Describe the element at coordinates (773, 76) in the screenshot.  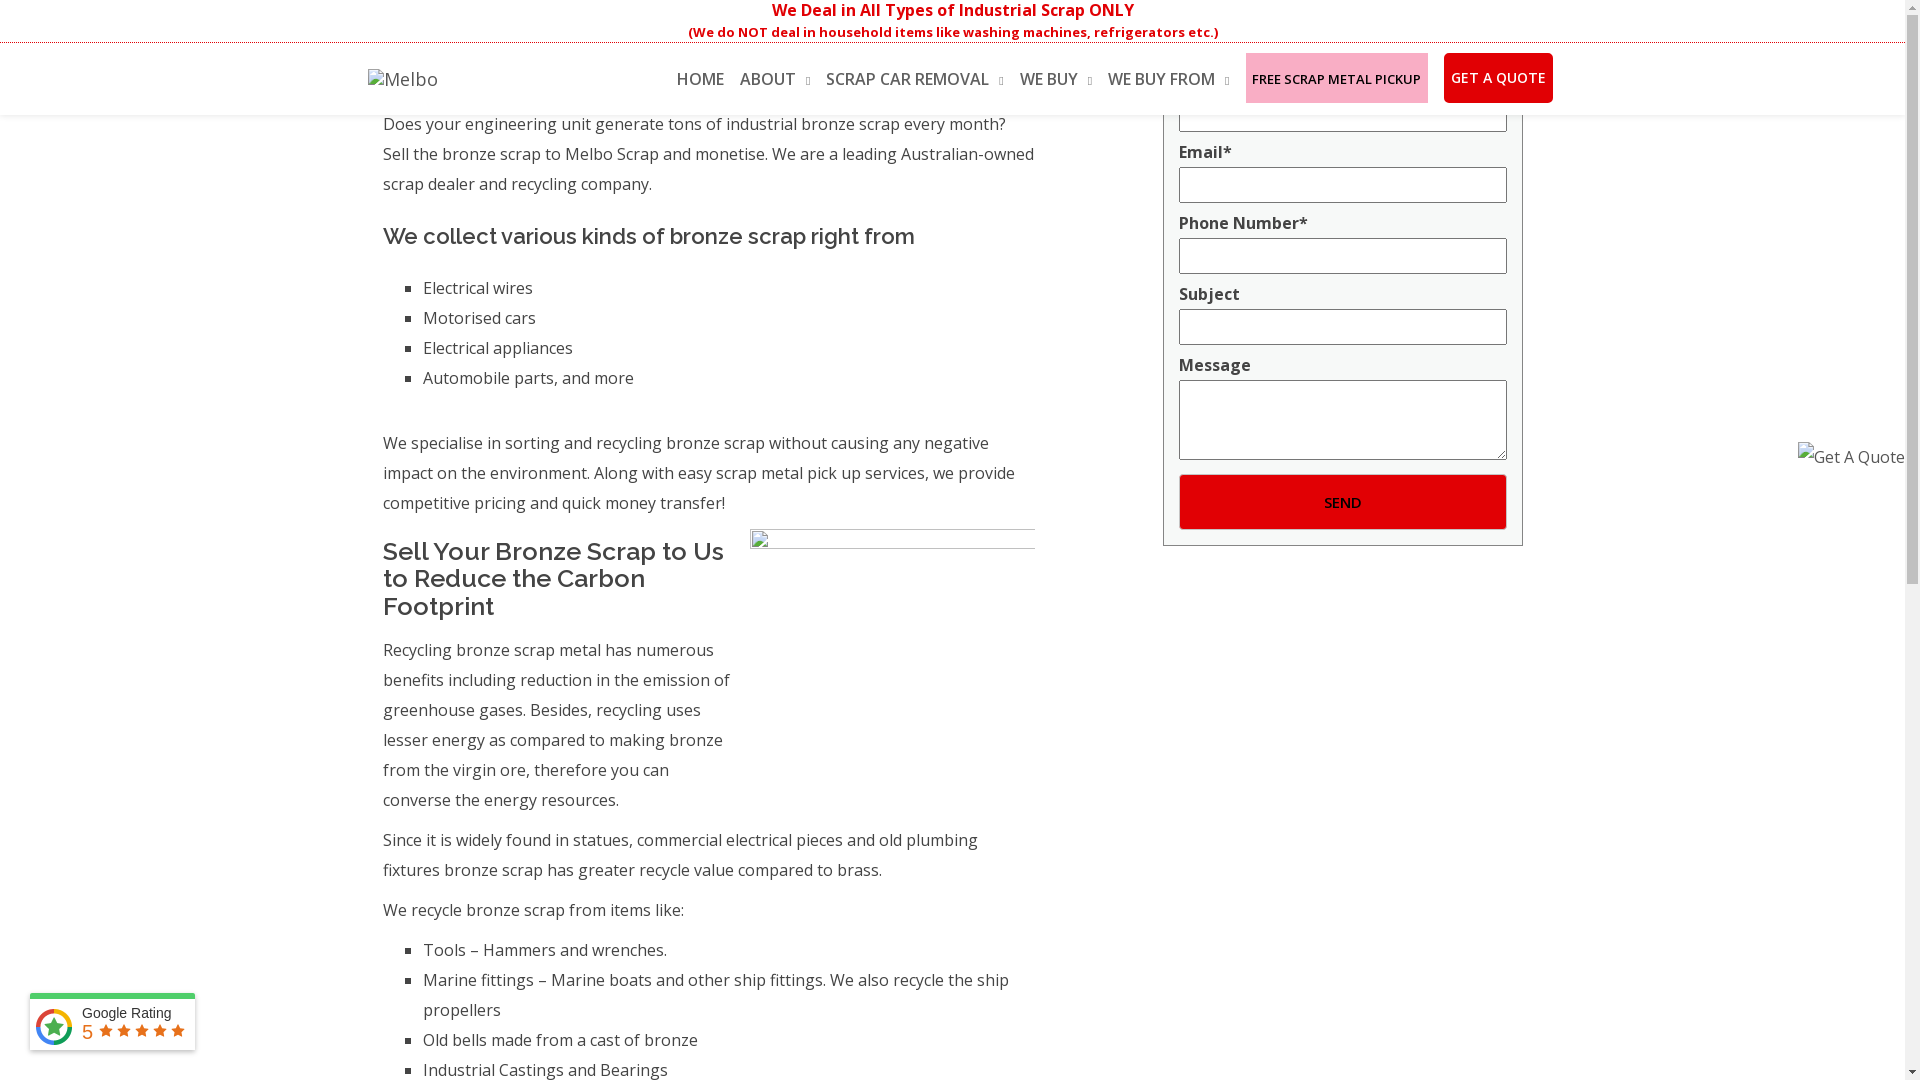
I see `'ABOUT'` at that location.